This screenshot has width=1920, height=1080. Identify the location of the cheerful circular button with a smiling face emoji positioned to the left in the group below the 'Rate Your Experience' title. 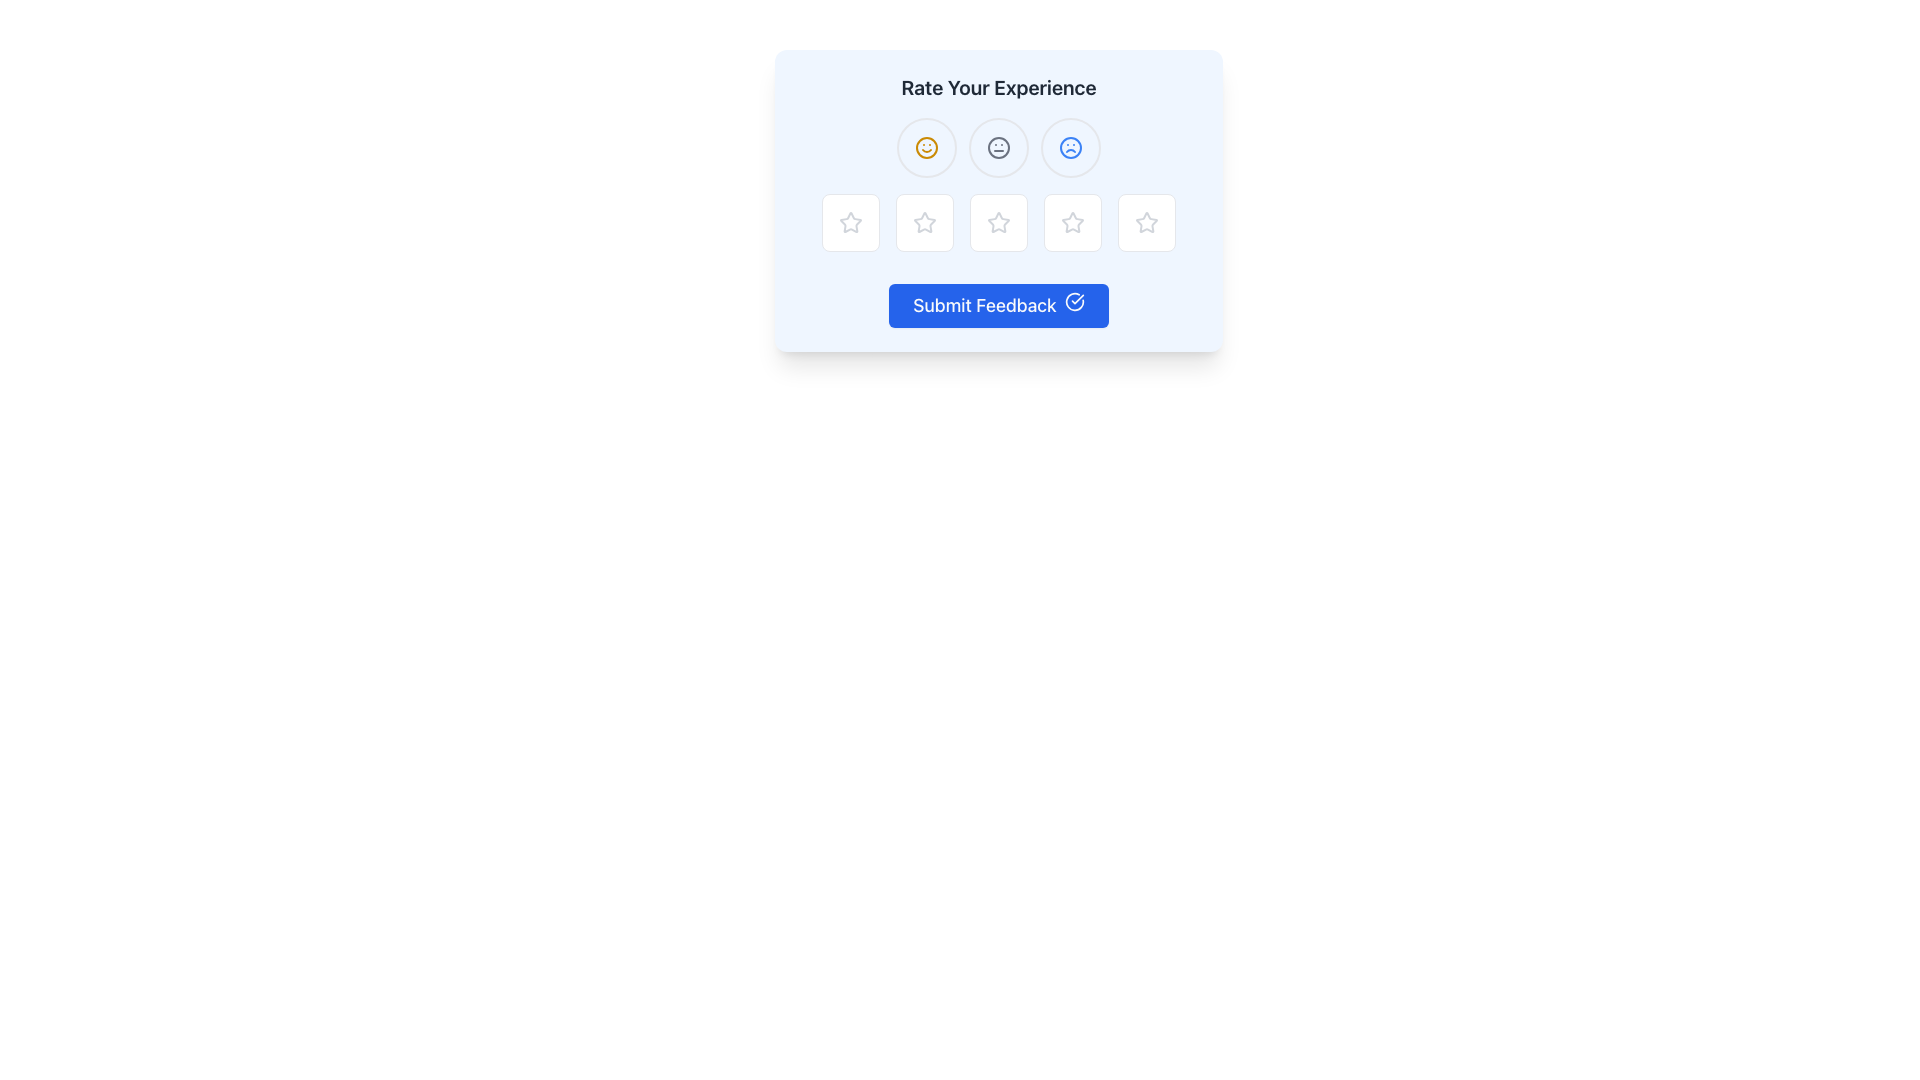
(925, 146).